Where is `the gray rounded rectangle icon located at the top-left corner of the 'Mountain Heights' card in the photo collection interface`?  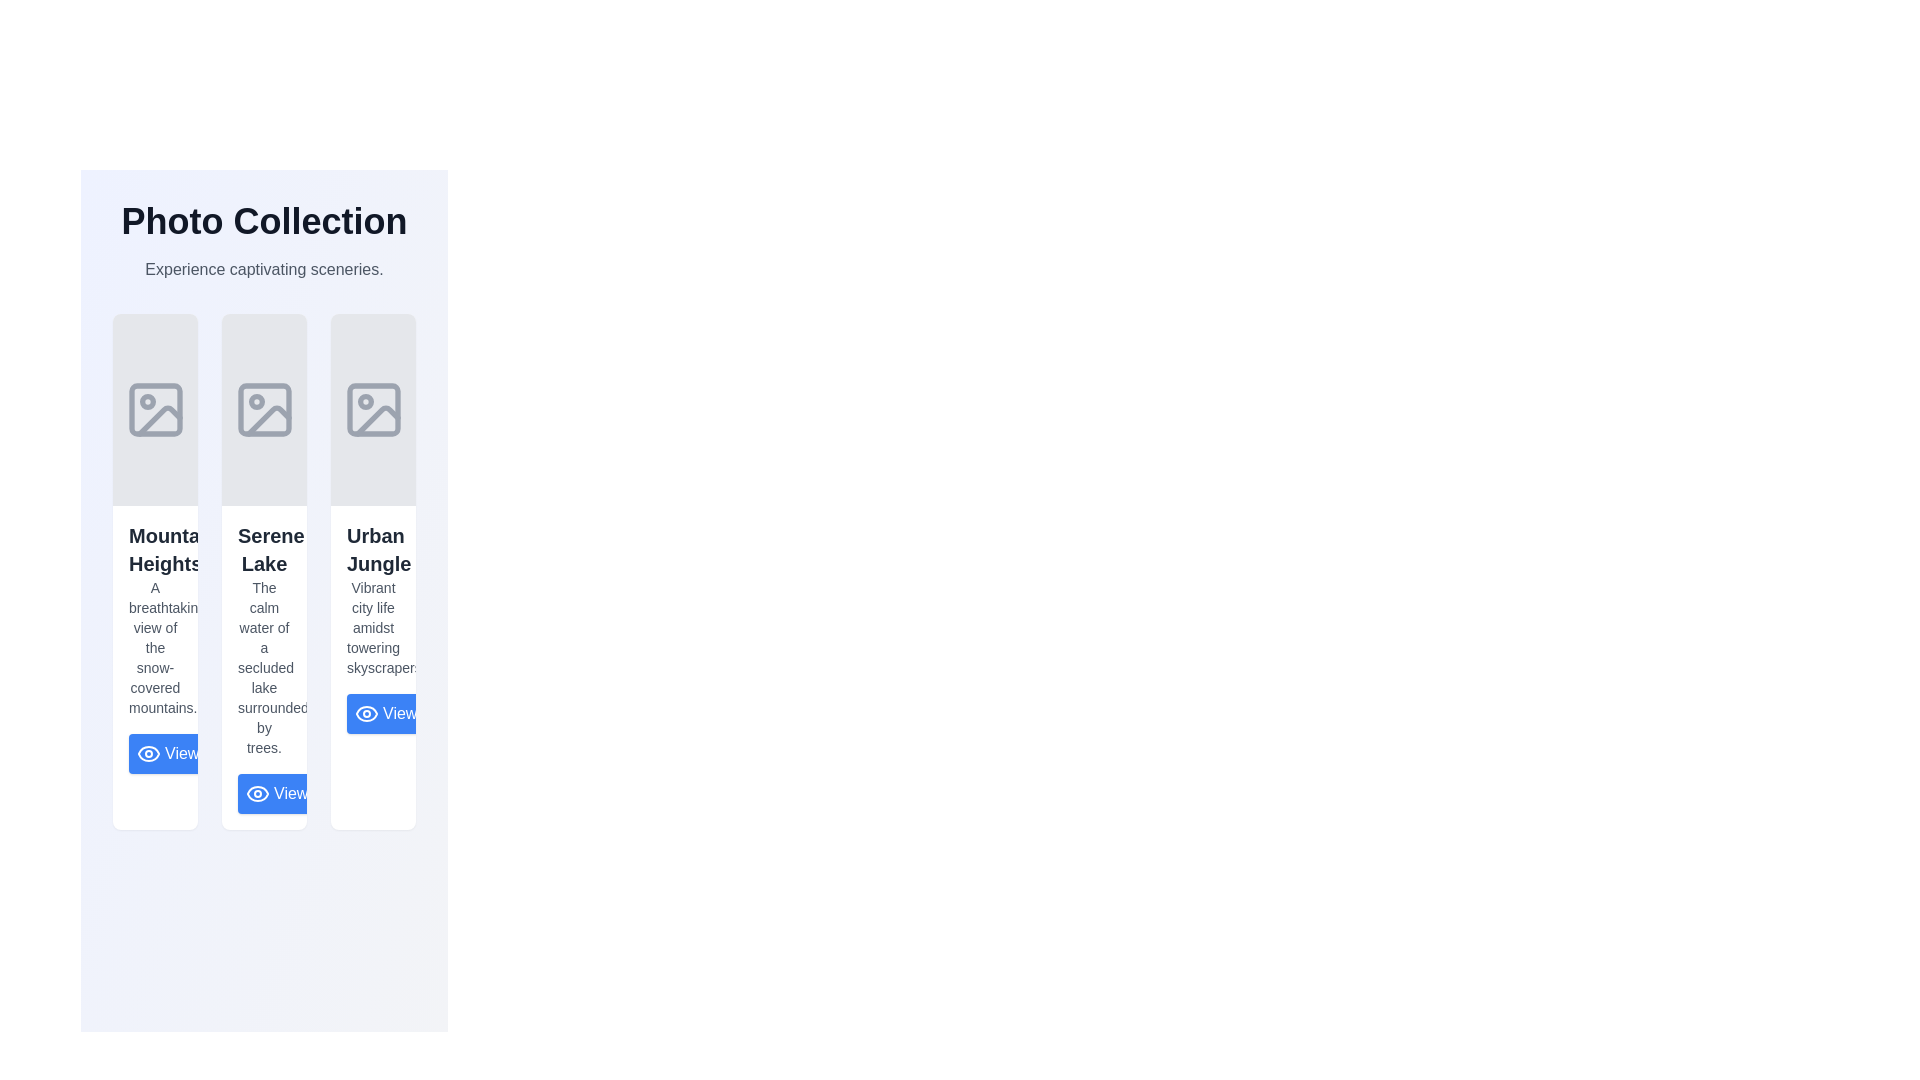
the gray rounded rectangle icon located at the top-left corner of the 'Mountain Heights' card in the photo collection interface is located at coordinates (154, 408).